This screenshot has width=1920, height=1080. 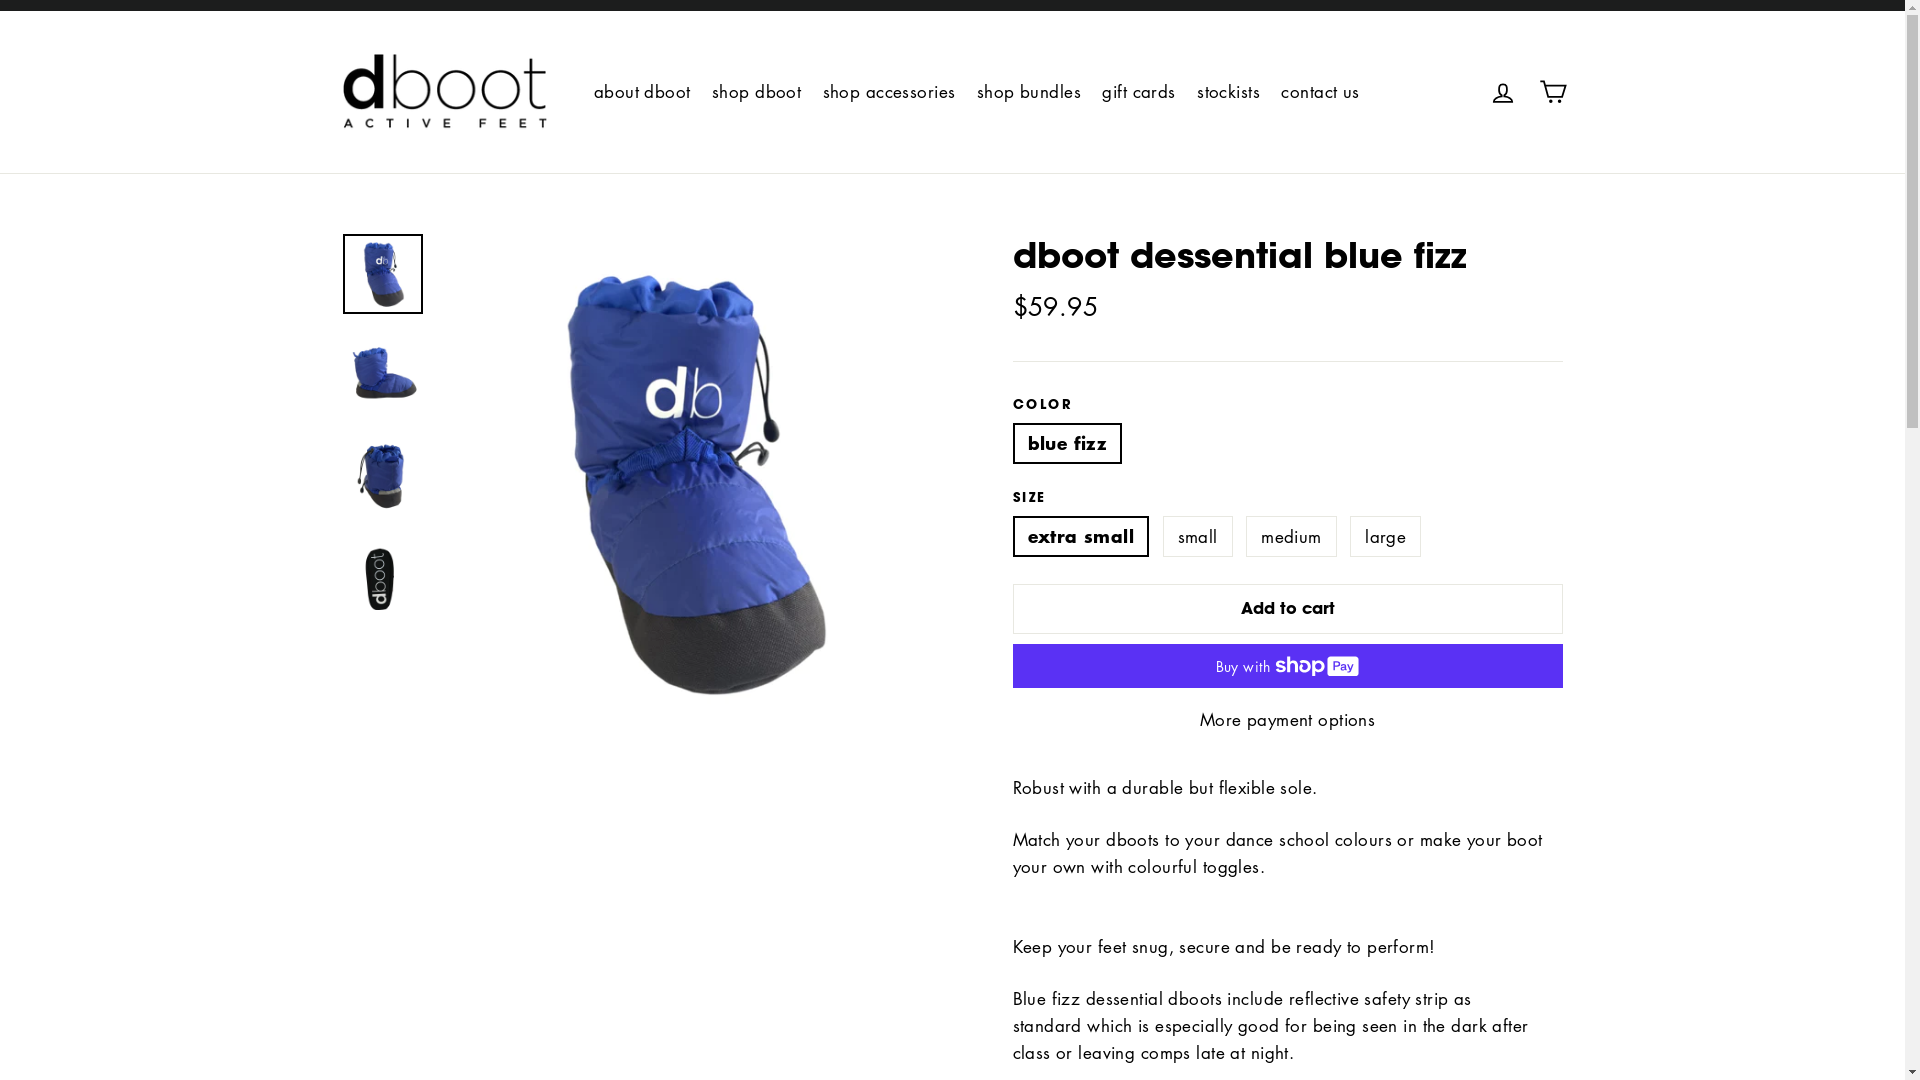 What do you see at coordinates (642, 92) in the screenshot?
I see `'about dboot'` at bounding box center [642, 92].